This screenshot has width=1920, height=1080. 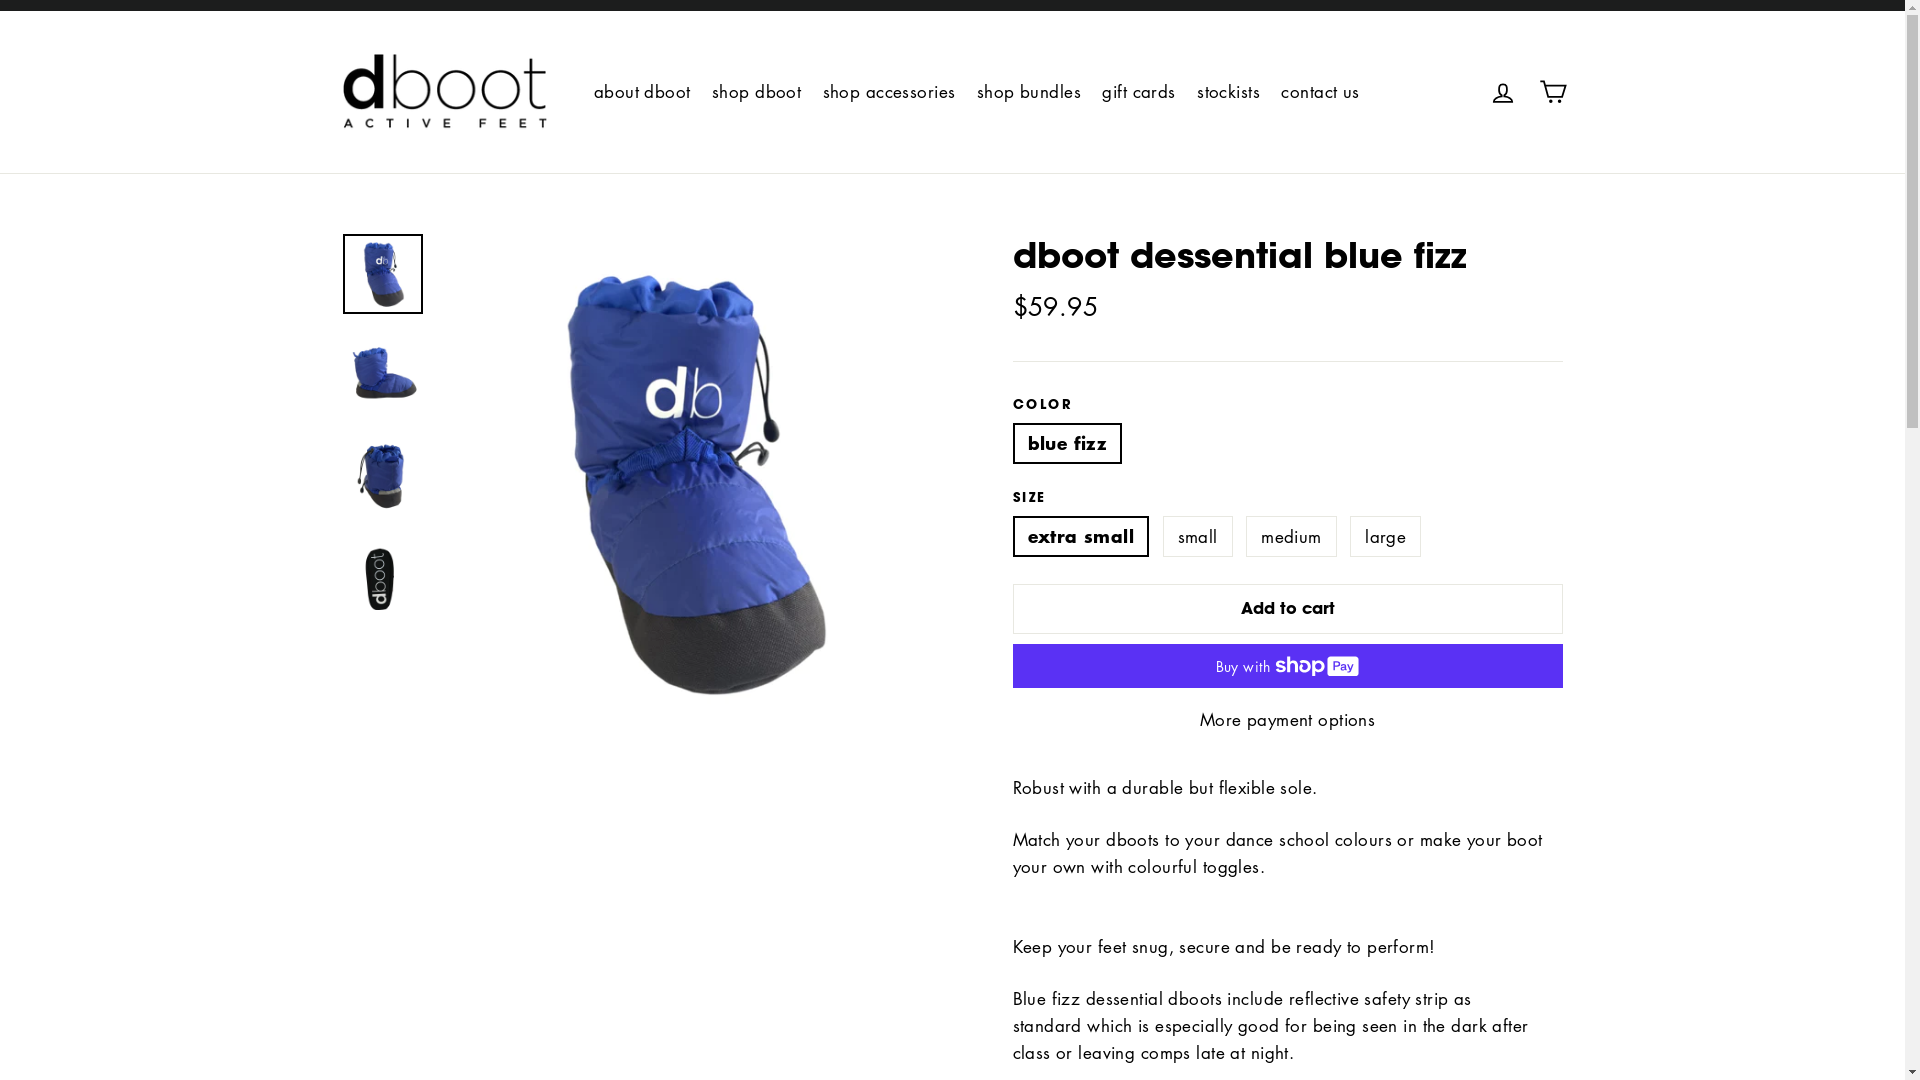 What do you see at coordinates (642, 92) in the screenshot?
I see `'about dboot'` at bounding box center [642, 92].